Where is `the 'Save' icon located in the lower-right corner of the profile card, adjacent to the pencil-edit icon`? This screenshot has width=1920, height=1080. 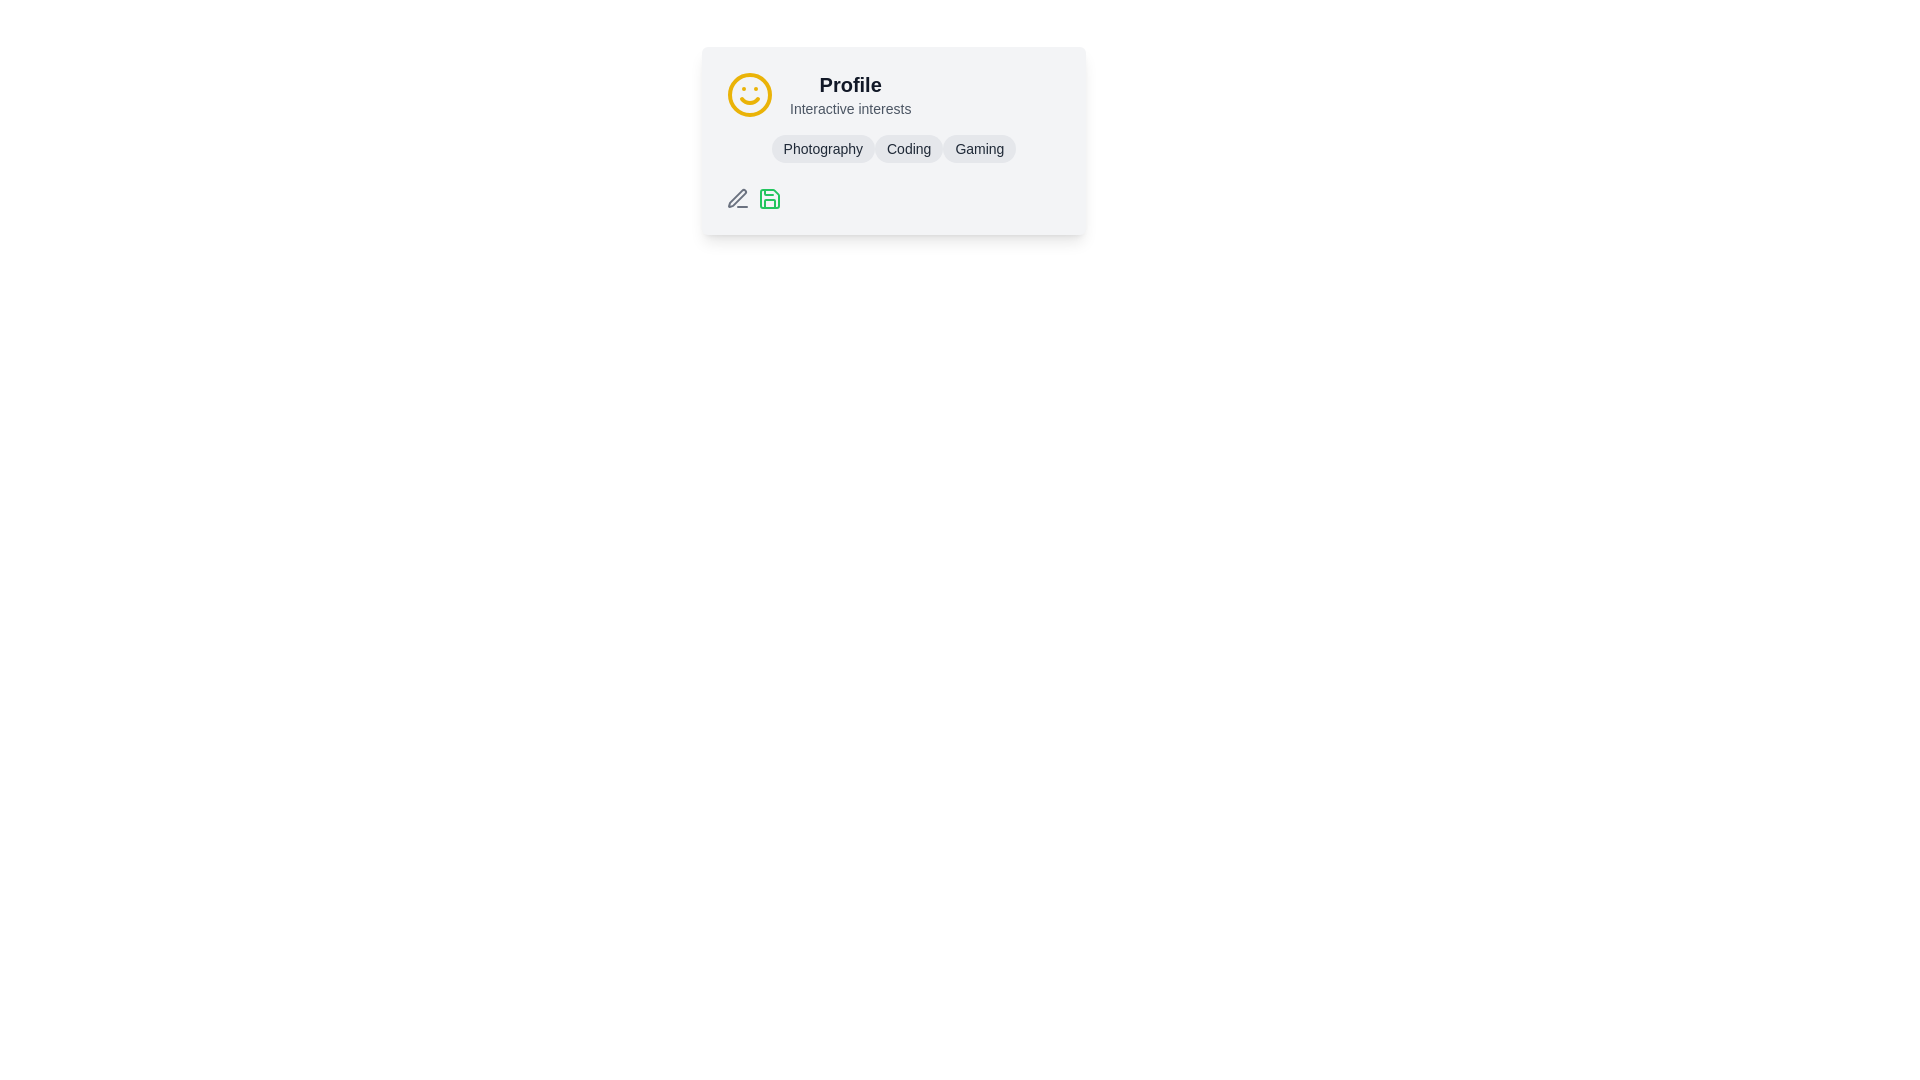
the 'Save' icon located in the lower-right corner of the profile card, adjacent to the pencil-edit icon is located at coordinates (768, 199).